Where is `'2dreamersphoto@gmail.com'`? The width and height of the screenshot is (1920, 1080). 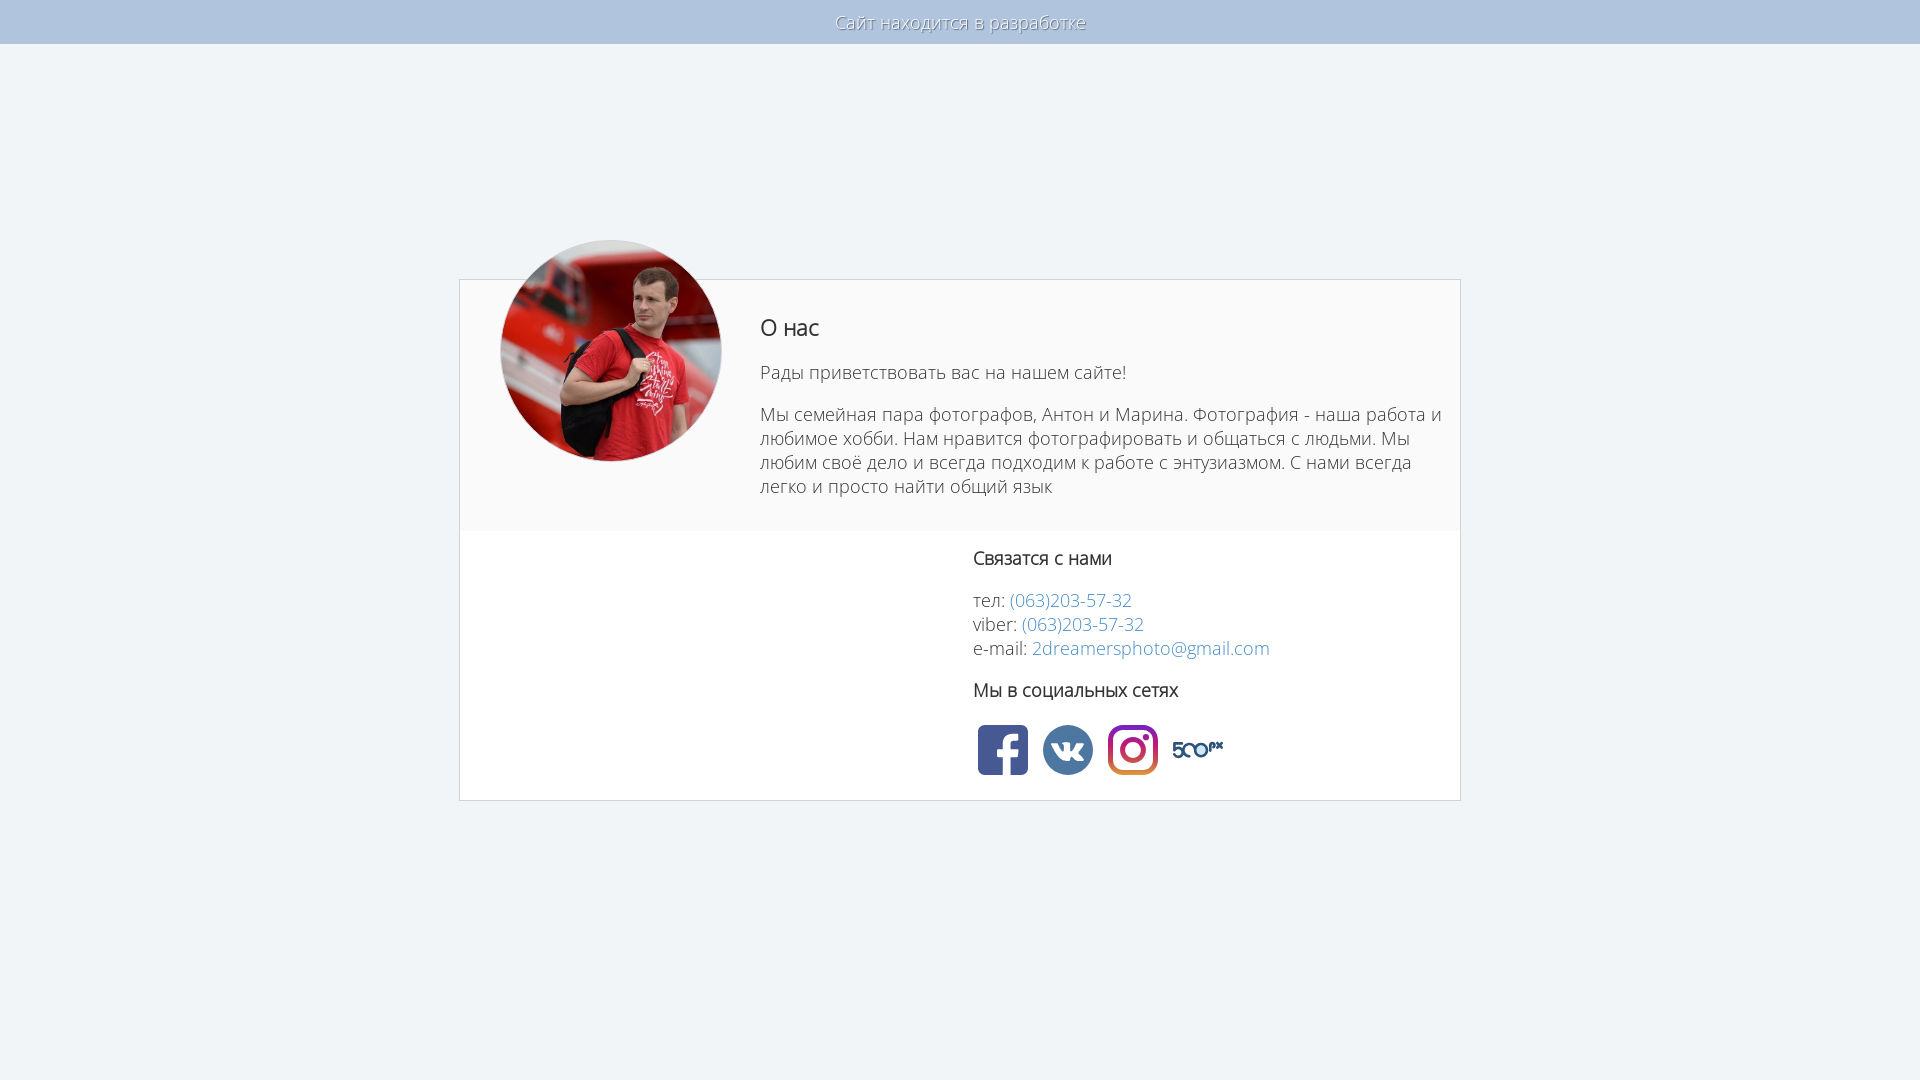
'2dreamersphoto@gmail.com' is located at coordinates (1151, 648).